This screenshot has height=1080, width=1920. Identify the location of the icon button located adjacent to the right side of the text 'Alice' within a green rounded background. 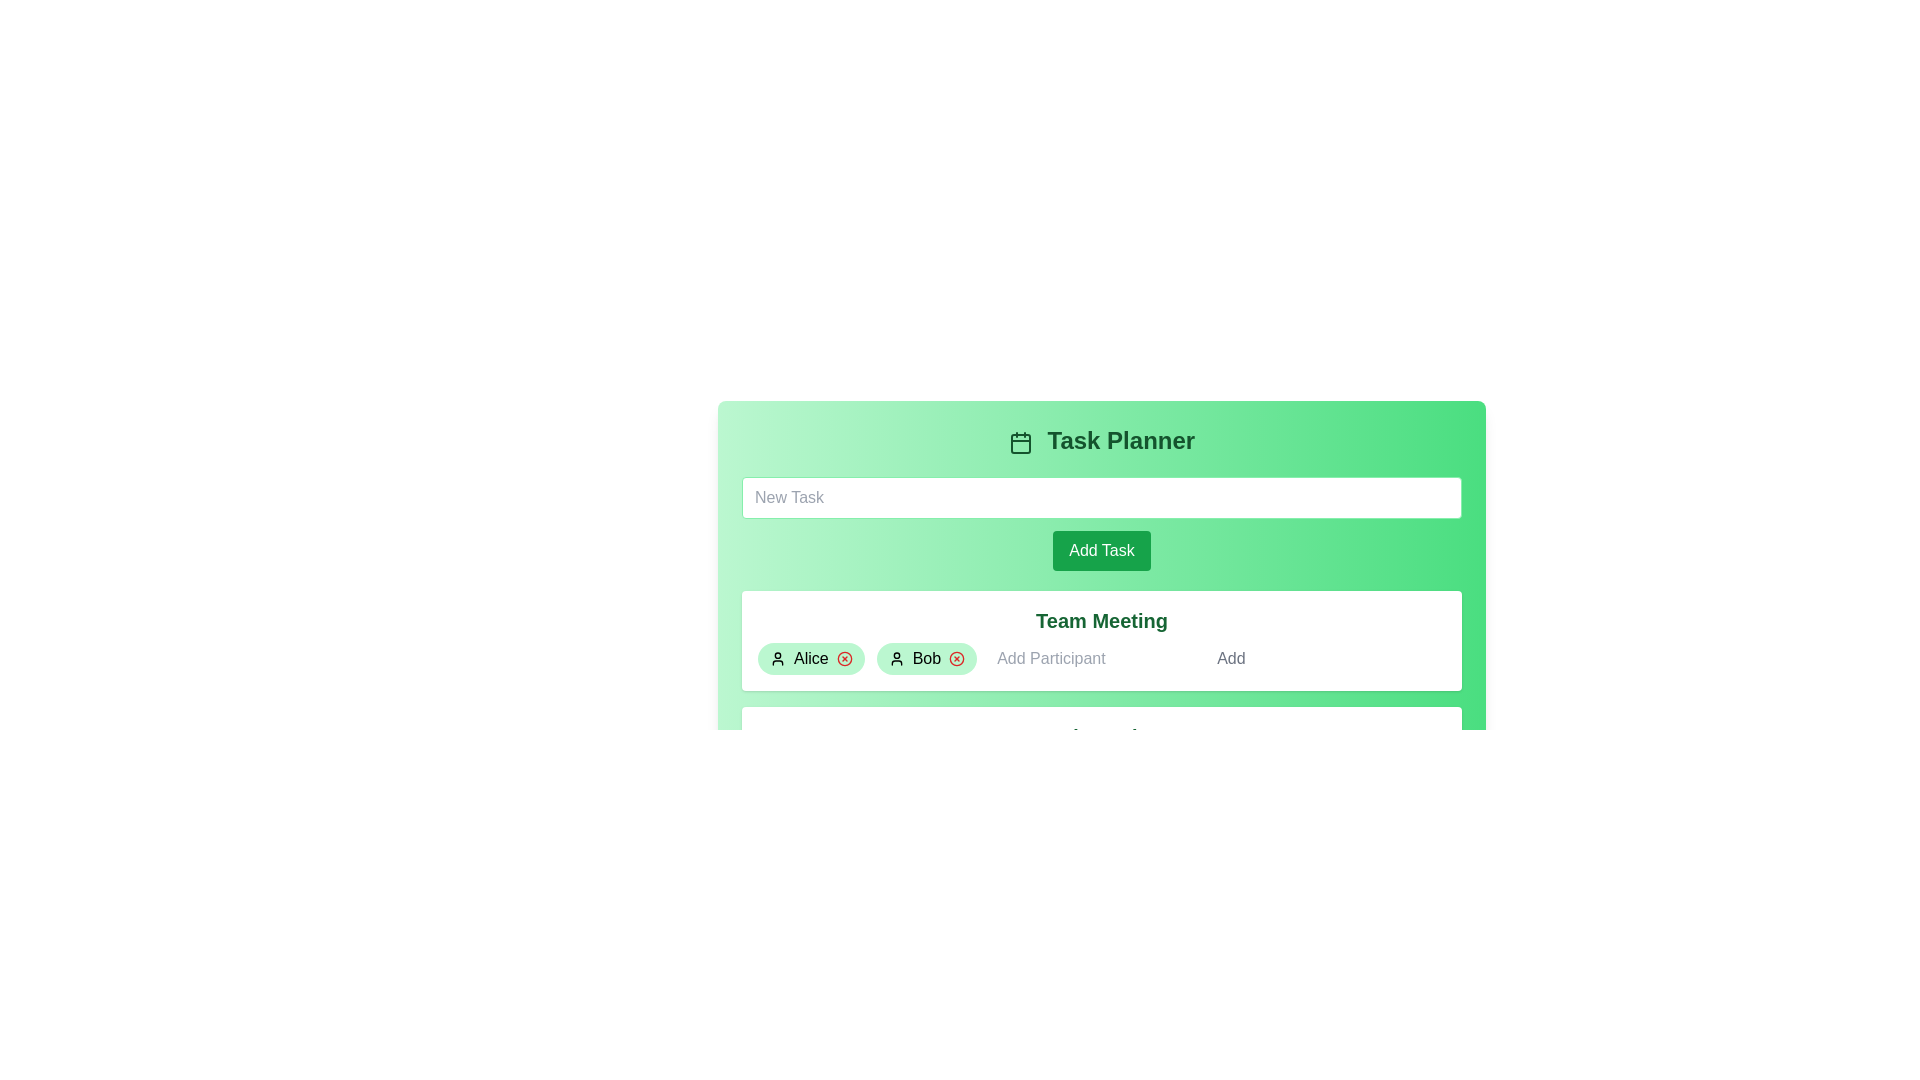
(844, 659).